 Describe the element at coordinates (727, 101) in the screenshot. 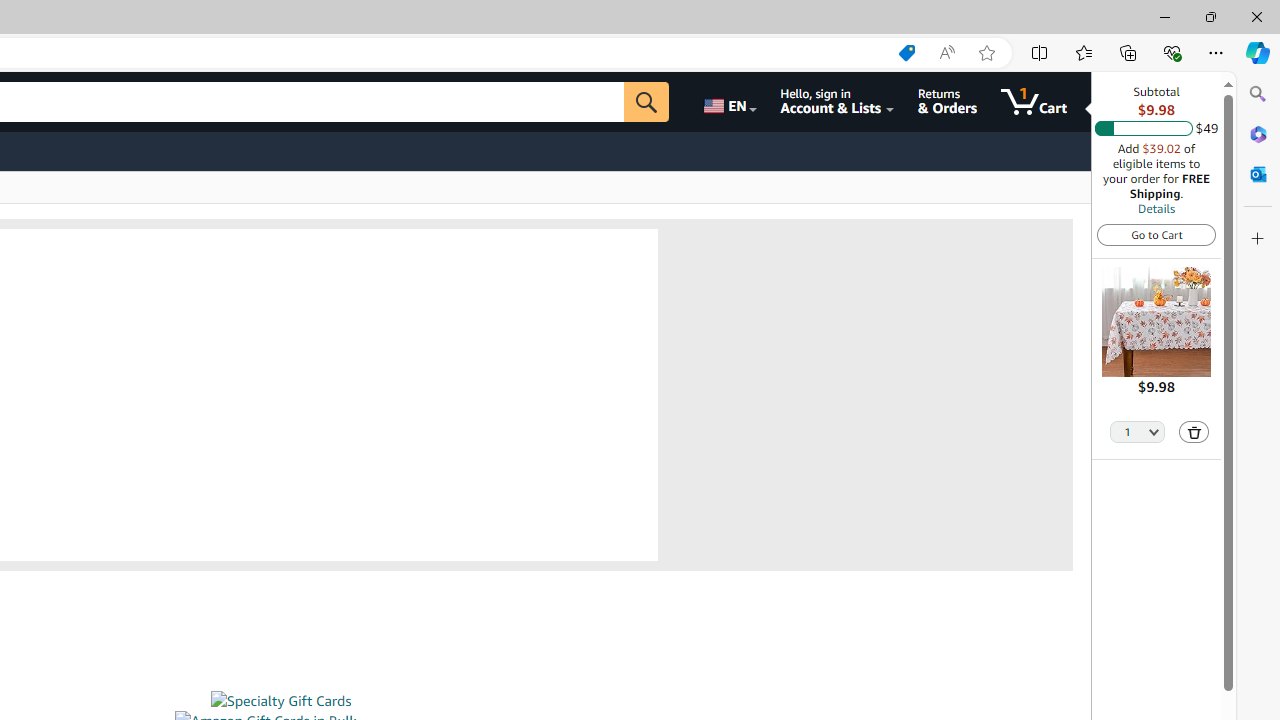

I see `'Choose a language for shopping.'` at that location.